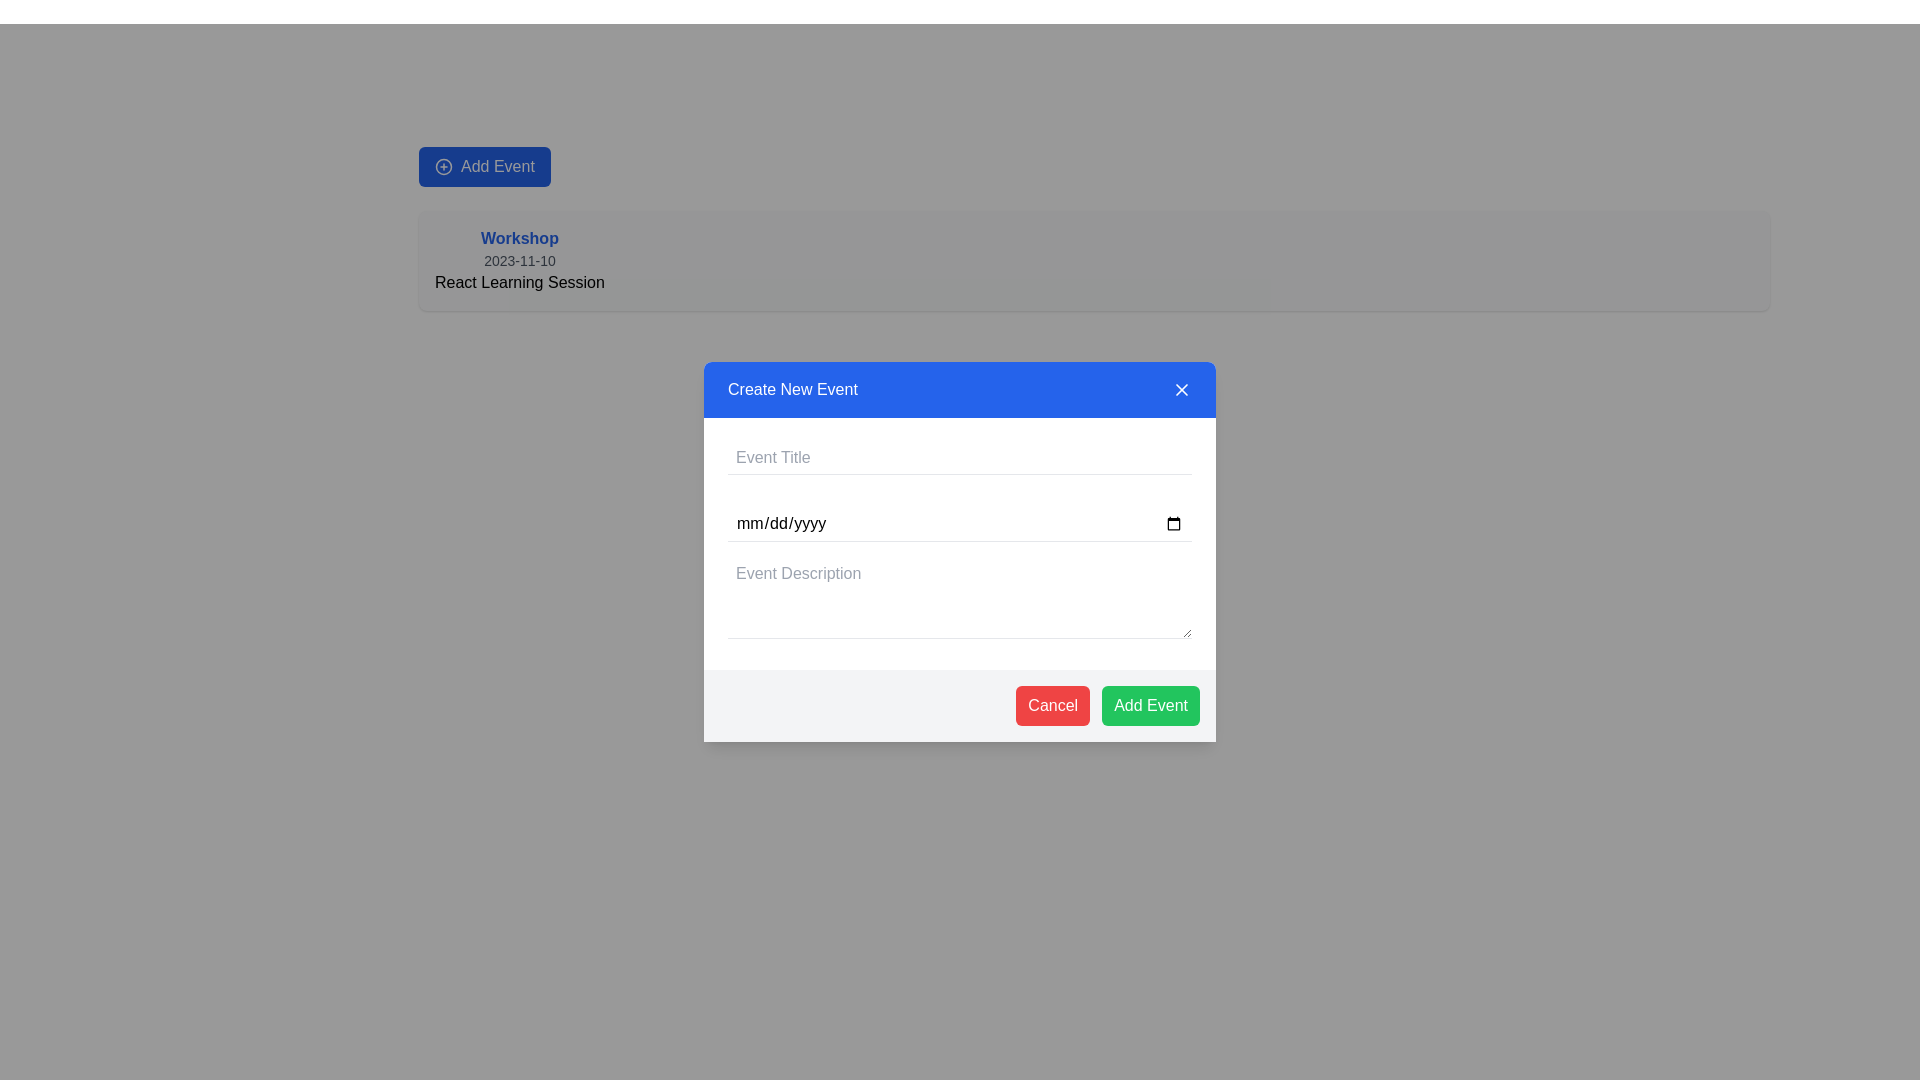 This screenshot has height=1080, width=1920. I want to click on the 'X' icon button in the top right corner of the 'Create New Event' modal header, so click(1181, 389).